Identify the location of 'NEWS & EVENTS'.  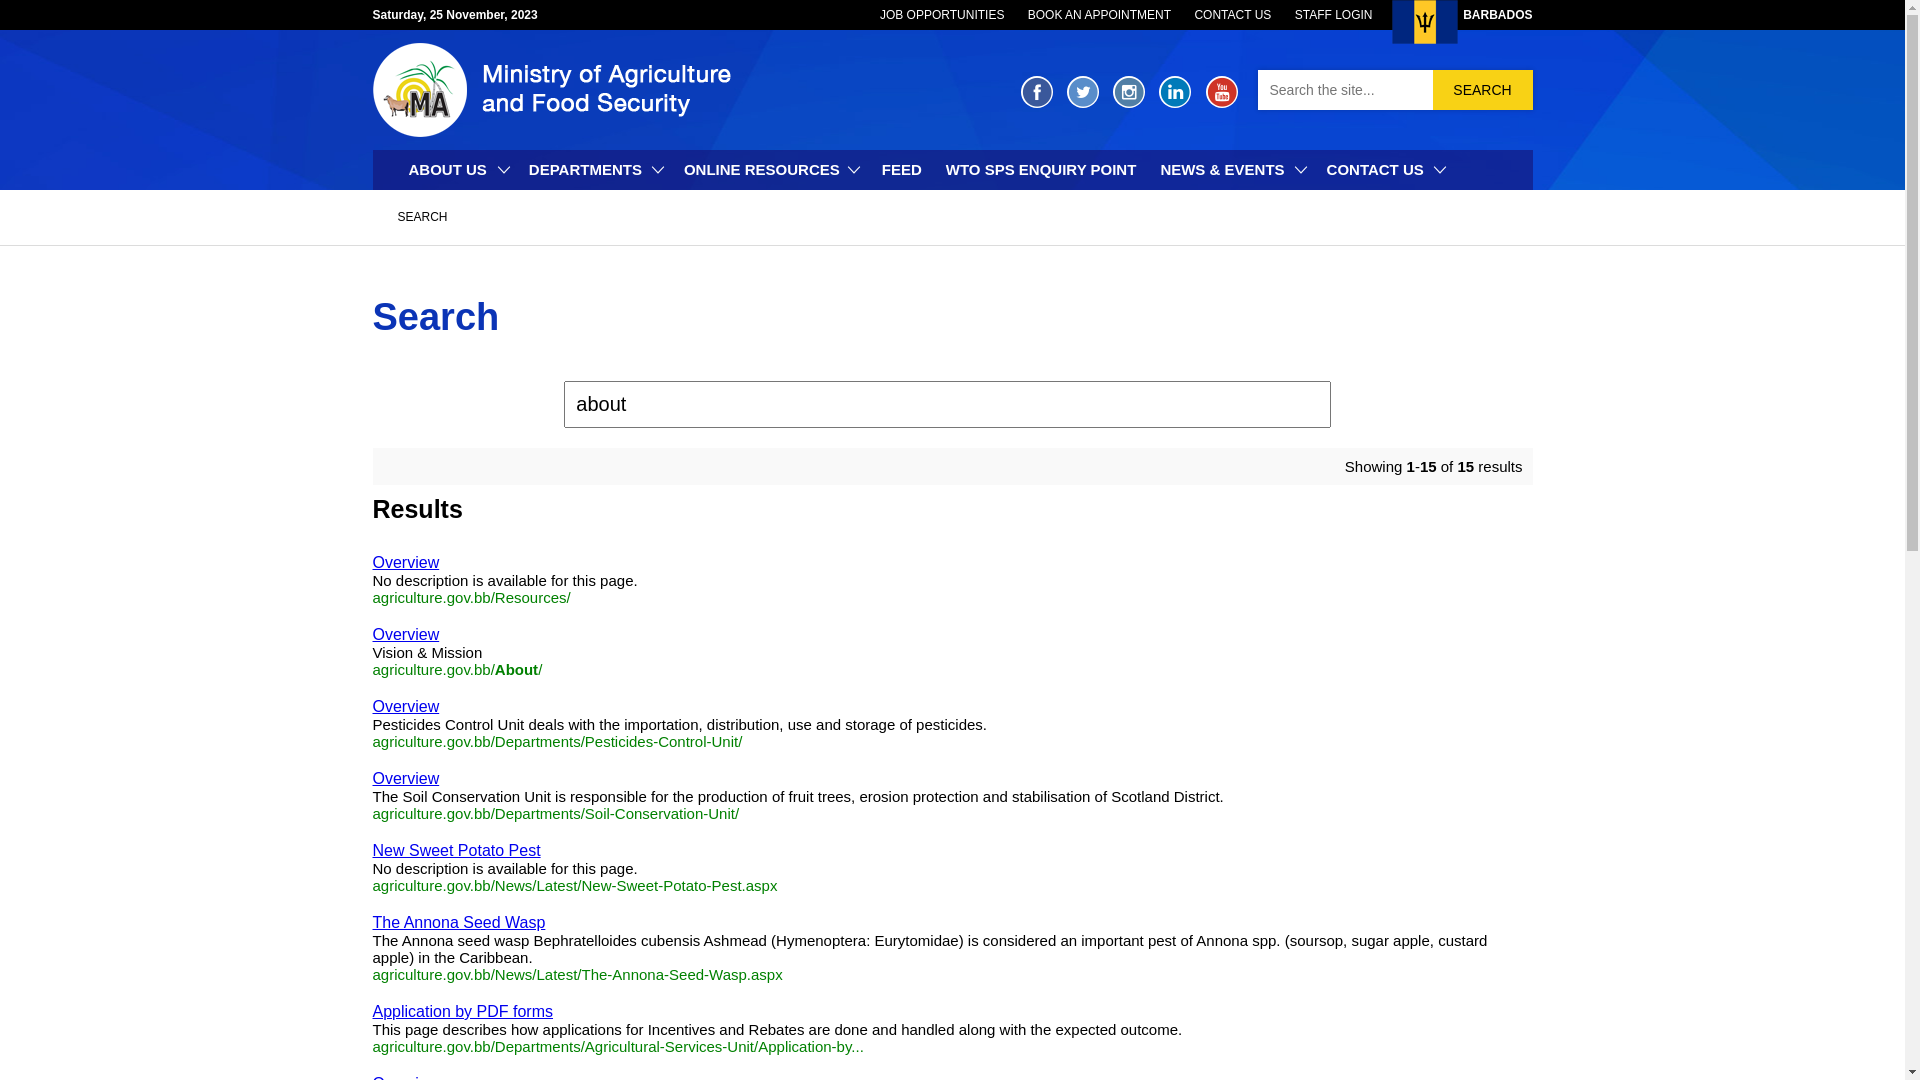
(1229, 168).